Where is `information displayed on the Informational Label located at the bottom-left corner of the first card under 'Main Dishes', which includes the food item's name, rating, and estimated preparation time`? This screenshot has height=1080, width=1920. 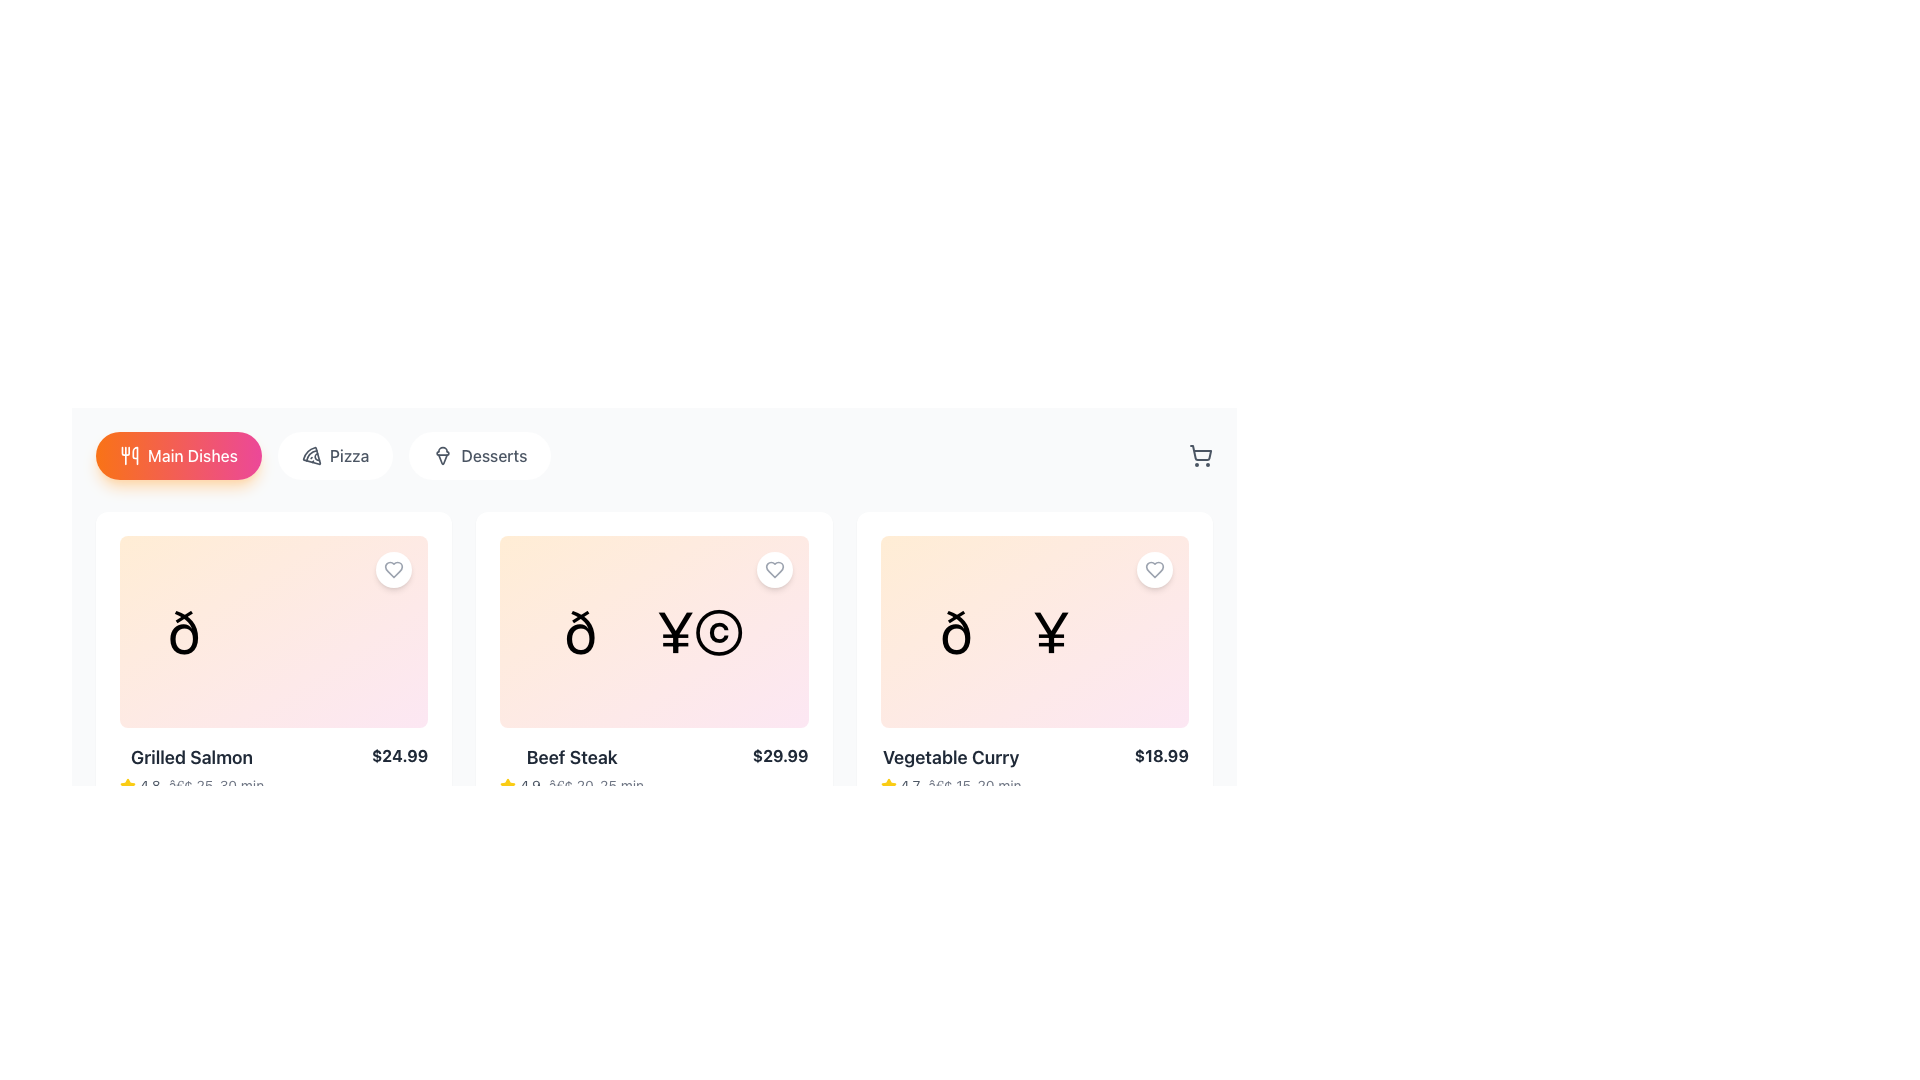
information displayed on the Informational Label located at the bottom-left corner of the first card under 'Main Dishes', which includes the food item's name, rating, and estimated preparation time is located at coordinates (192, 769).